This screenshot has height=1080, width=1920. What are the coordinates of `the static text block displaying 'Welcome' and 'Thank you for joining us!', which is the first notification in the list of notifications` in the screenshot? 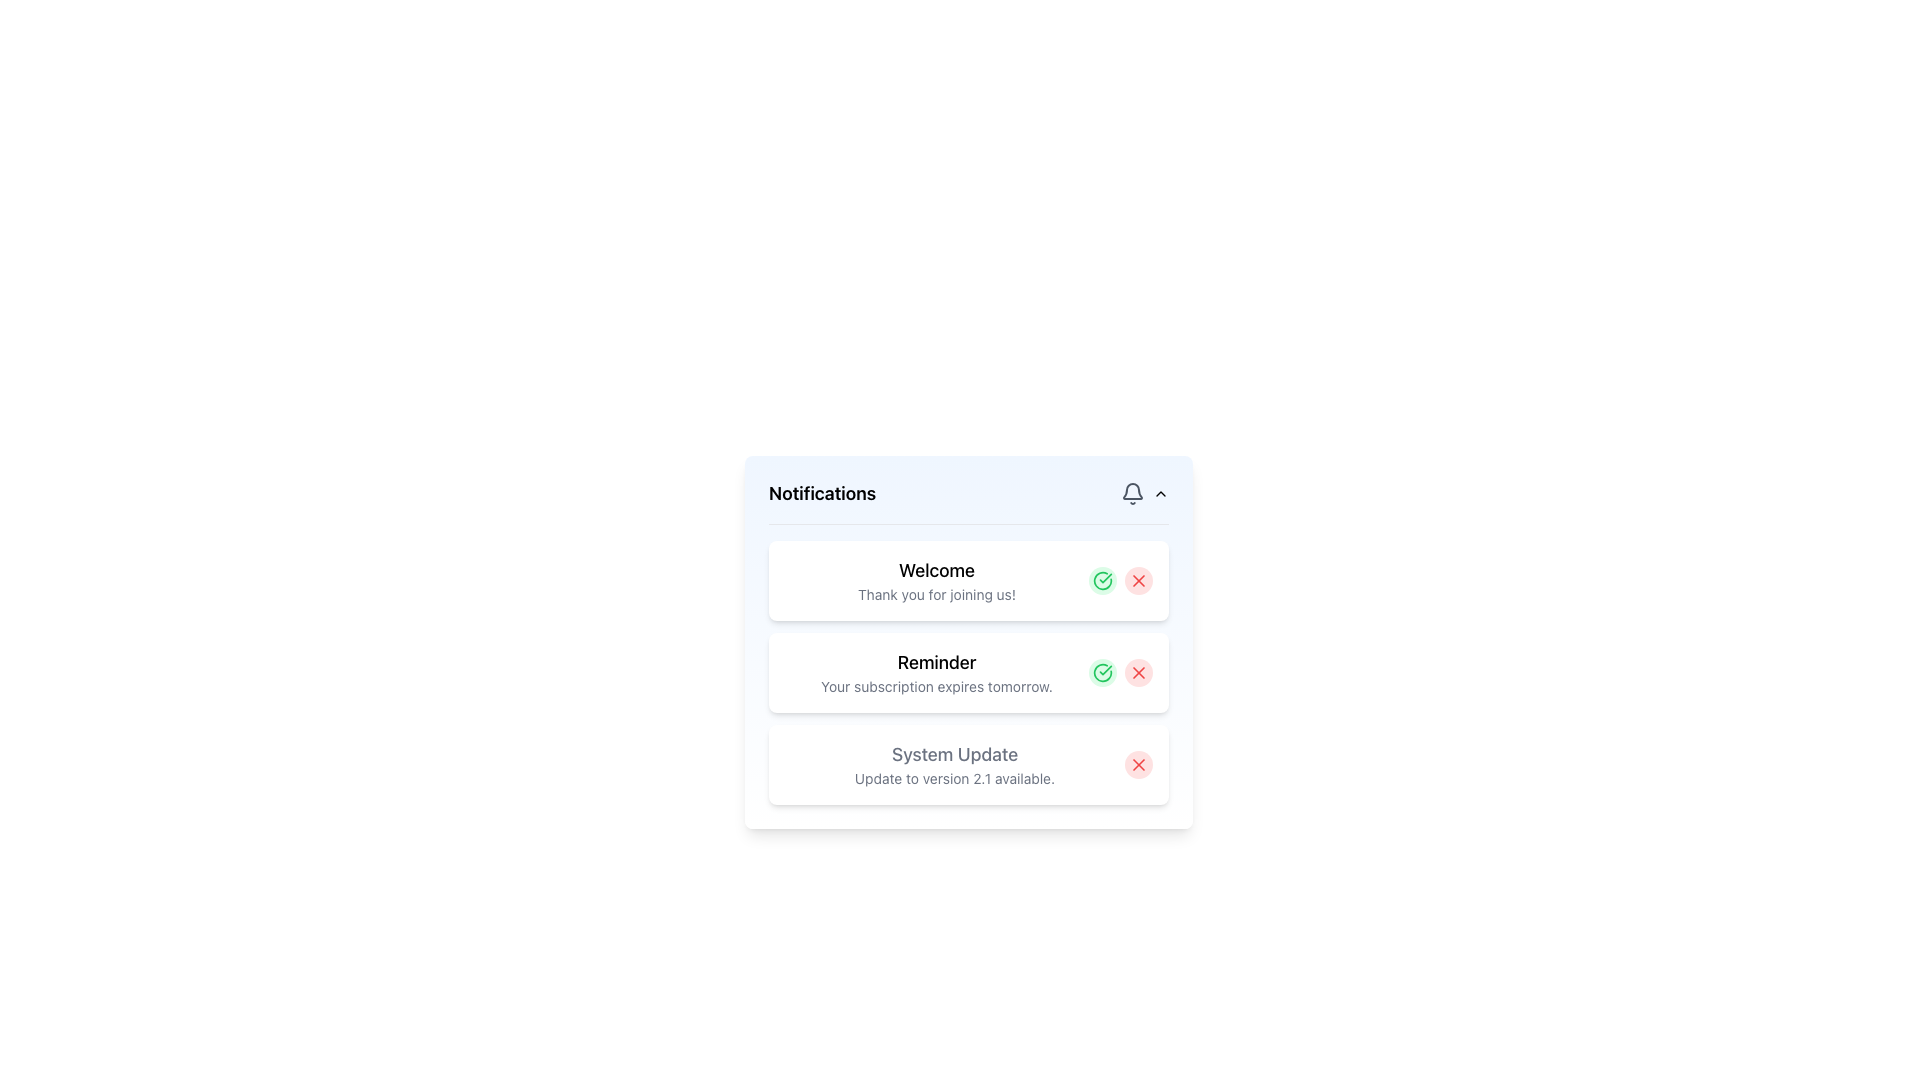 It's located at (935, 581).